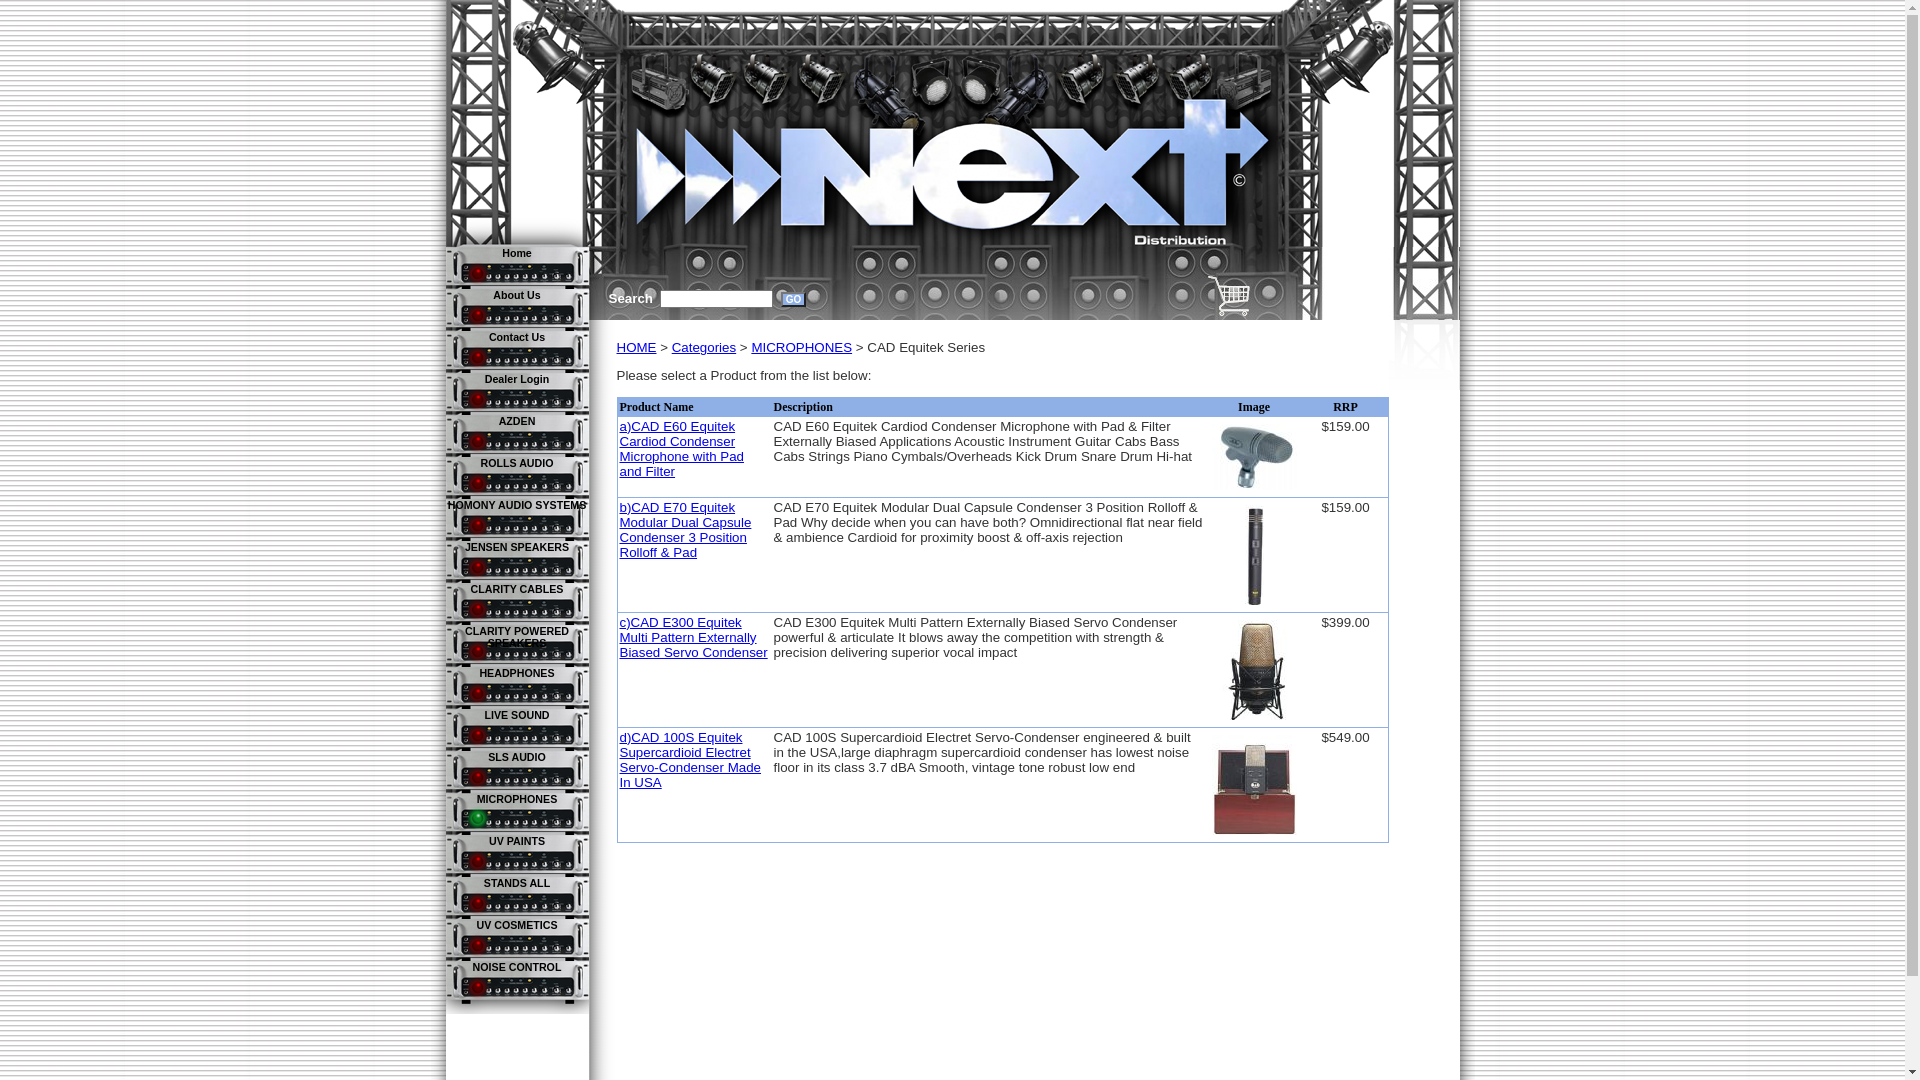 This screenshot has width=1920, height=1080. I want to click on 'MICROPHONES', so click(517, 797).